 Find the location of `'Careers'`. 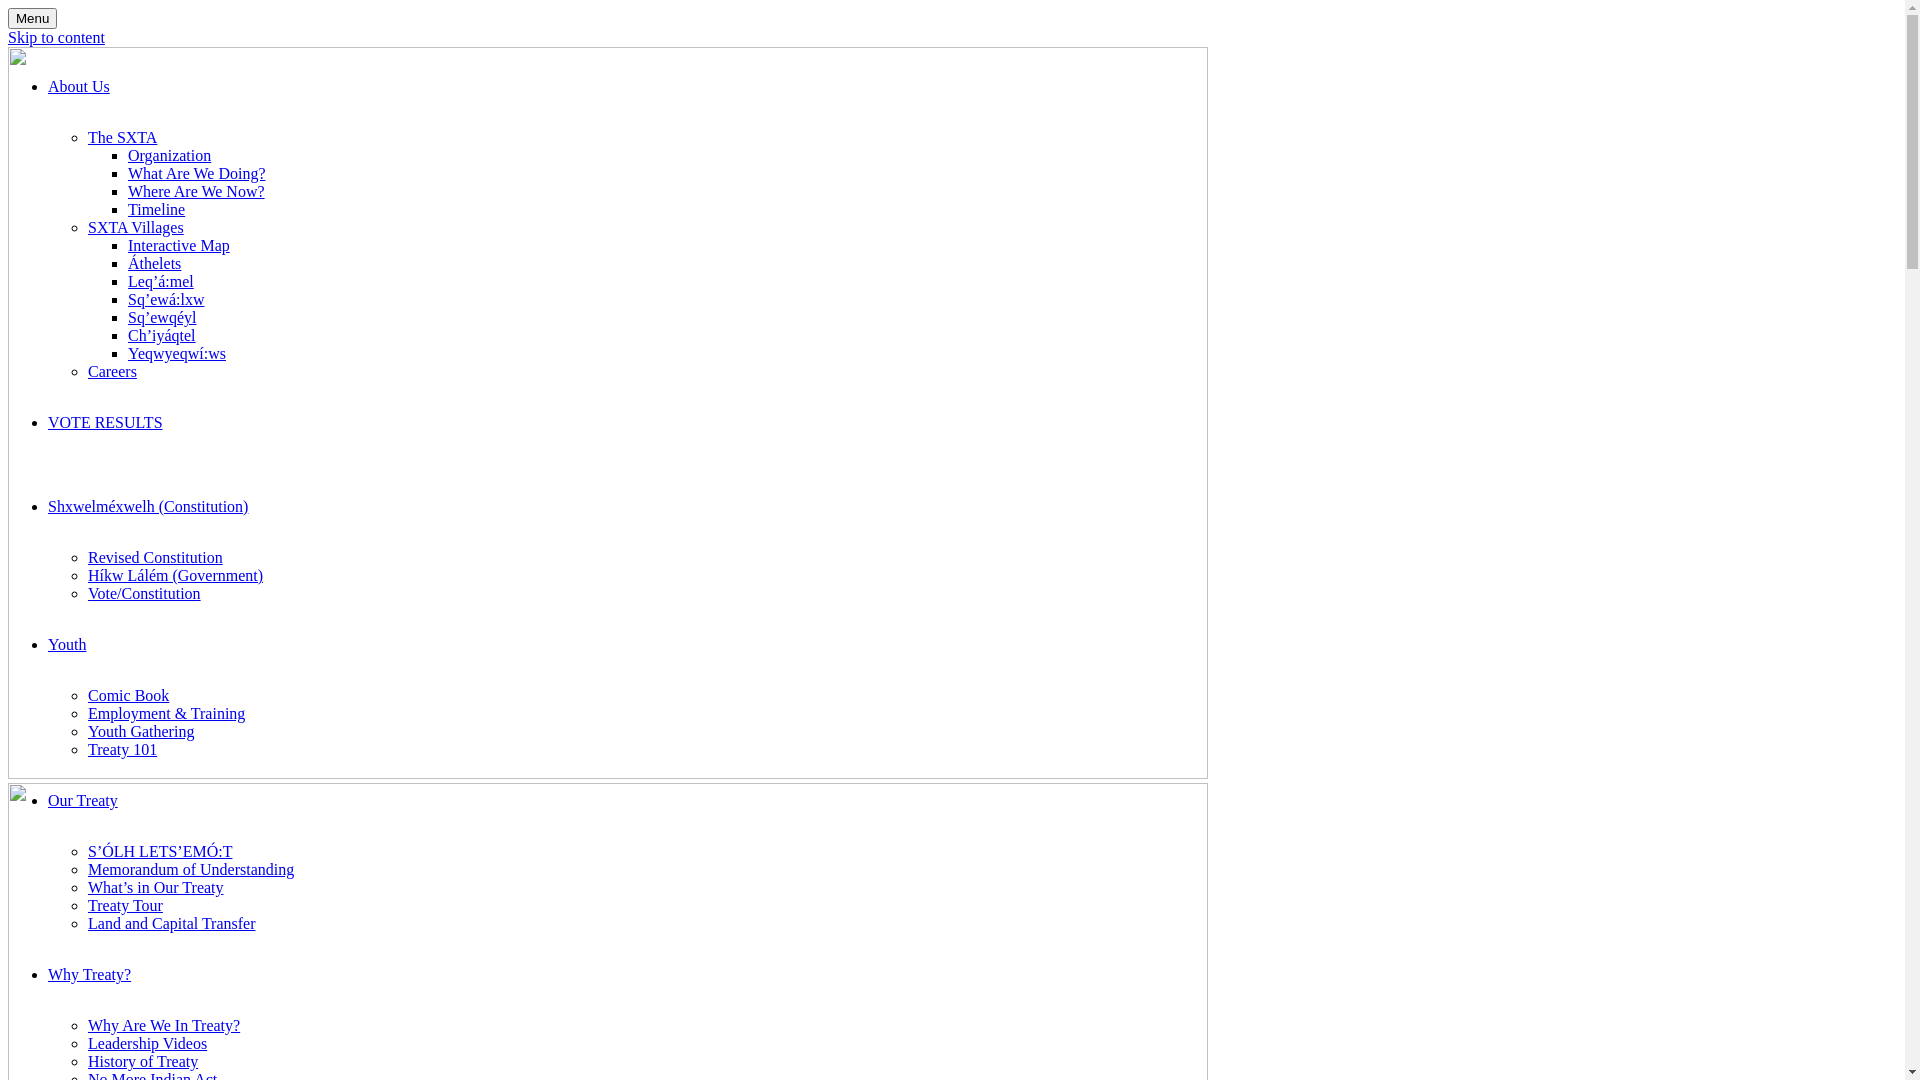

'Careers' is located at coordinates (111, 371).